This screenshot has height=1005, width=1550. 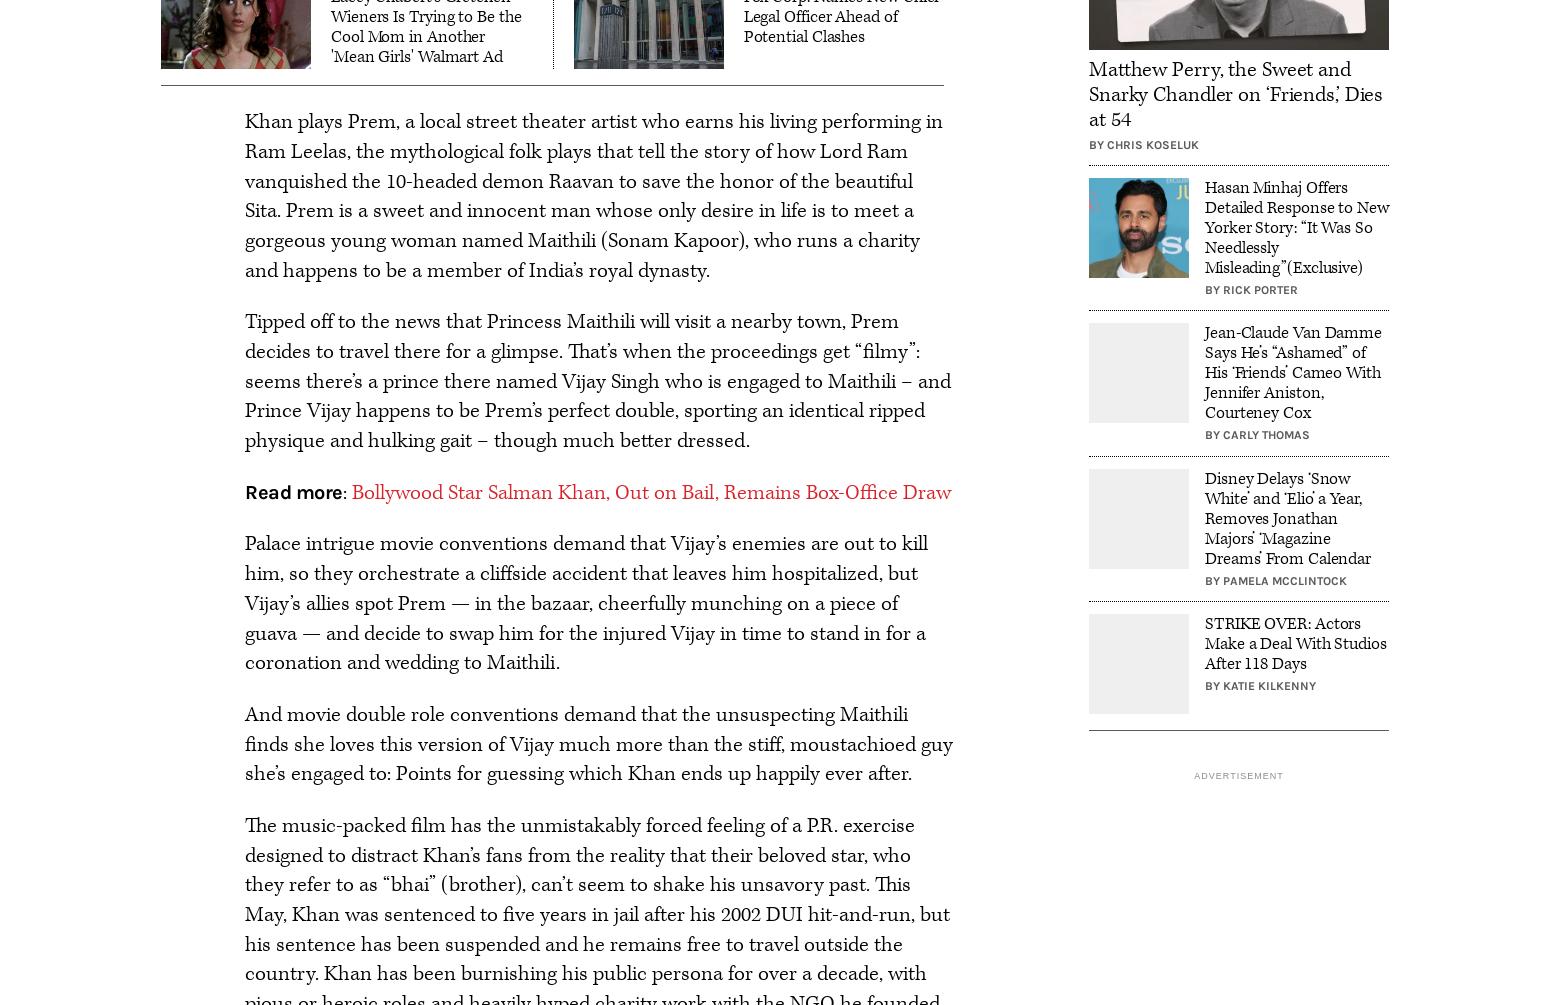 What do you see at coordinates (584, 426) in the screenshot?
I see `'perfect double, sporting an identical ripped physique and hulking gait – though much better dressed.'` at bounding box center [584, 426].